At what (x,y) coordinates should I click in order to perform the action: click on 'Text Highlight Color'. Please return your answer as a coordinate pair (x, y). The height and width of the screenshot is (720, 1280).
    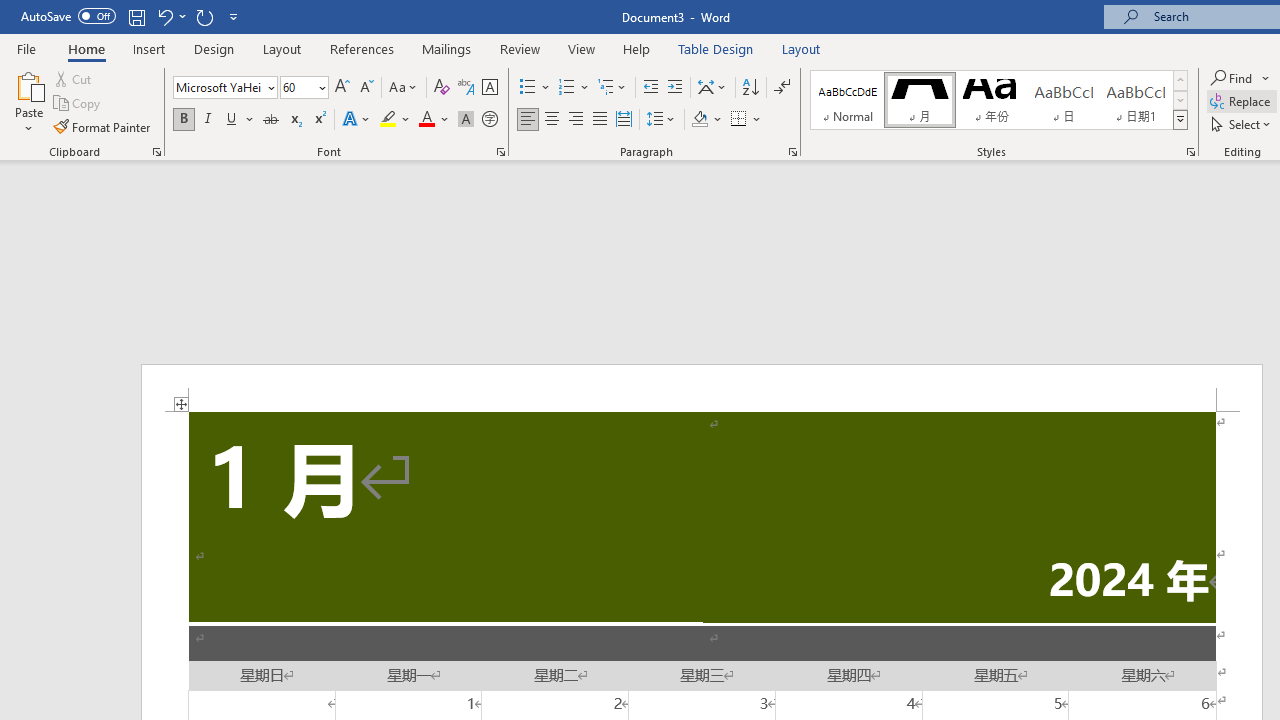
    Looking at the image, I should click on (395, 119).